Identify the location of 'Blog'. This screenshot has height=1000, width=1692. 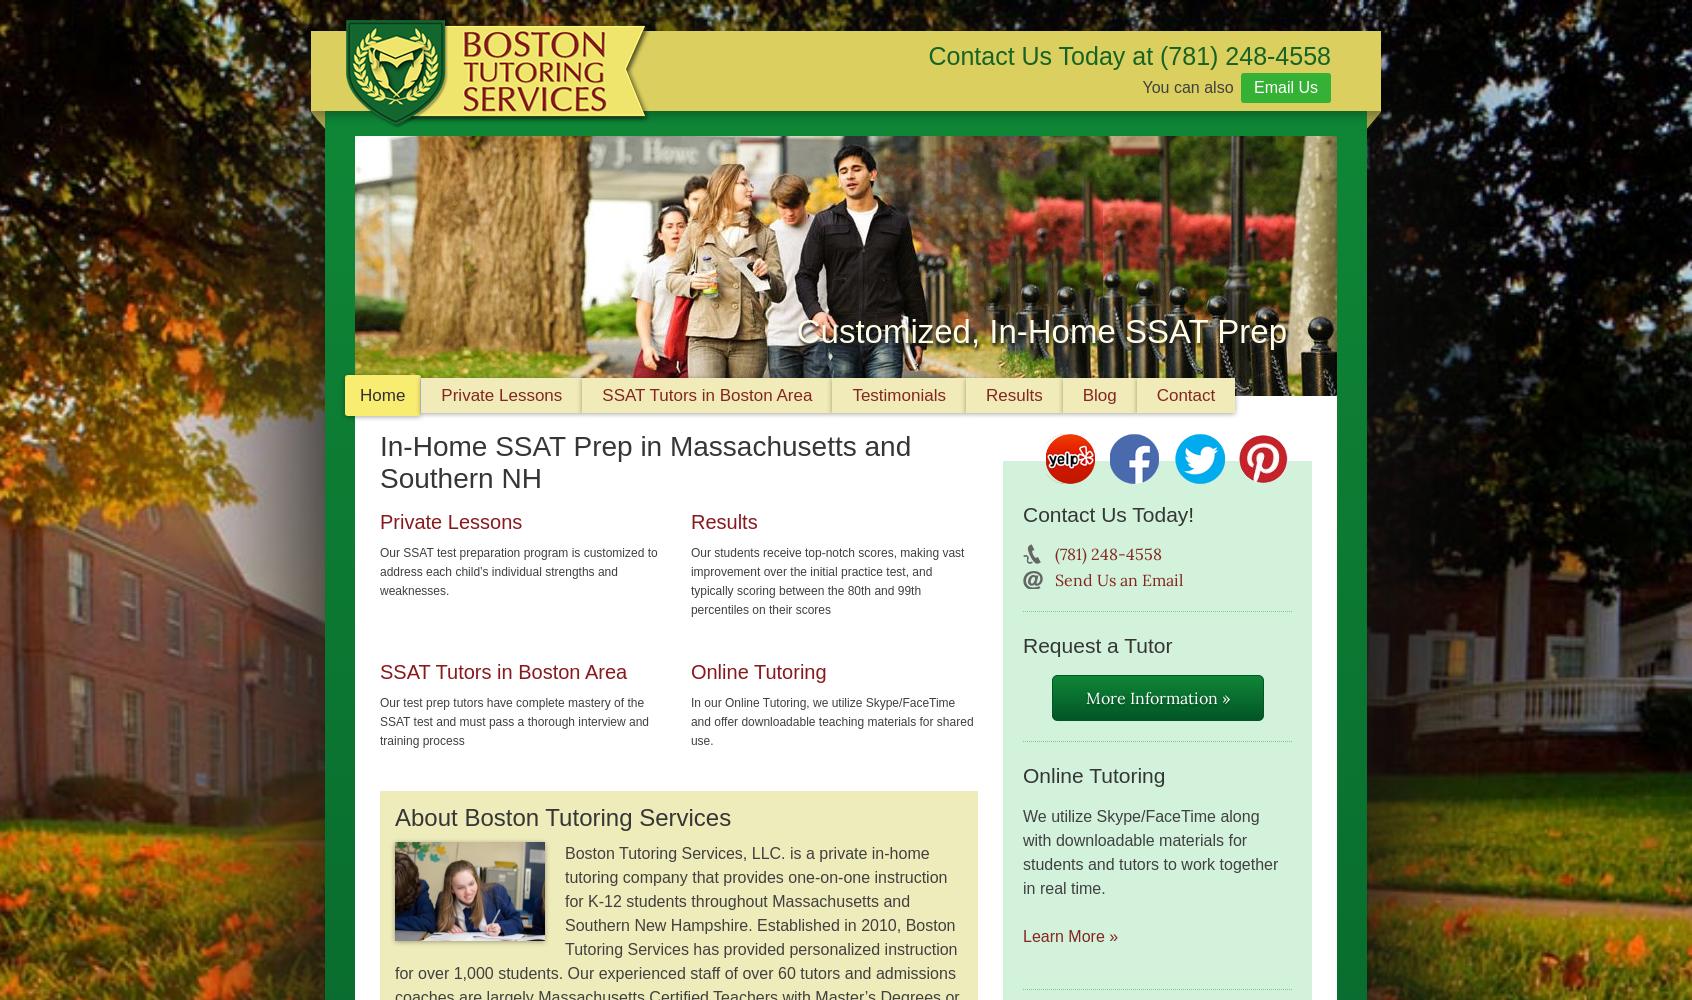
(1098, 395).